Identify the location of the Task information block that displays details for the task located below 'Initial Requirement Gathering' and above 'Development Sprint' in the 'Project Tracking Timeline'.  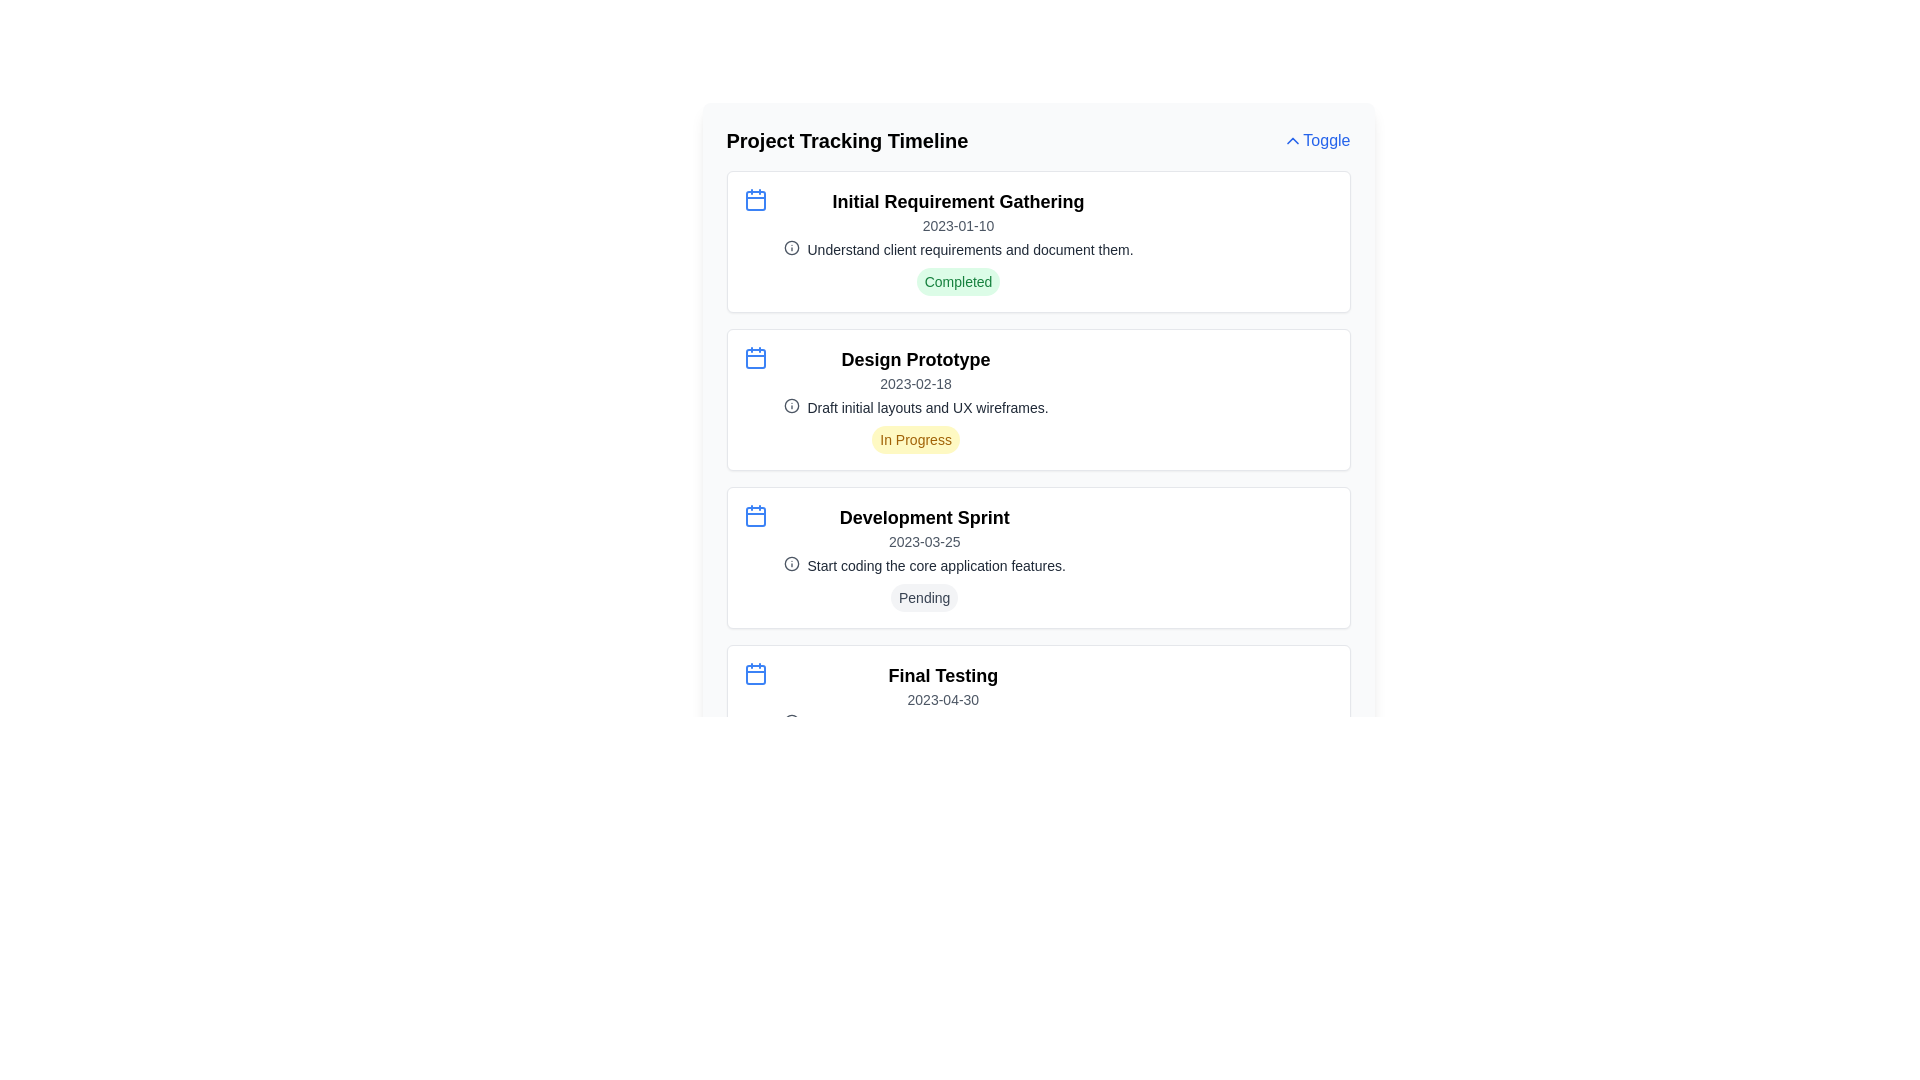
(915, 400).